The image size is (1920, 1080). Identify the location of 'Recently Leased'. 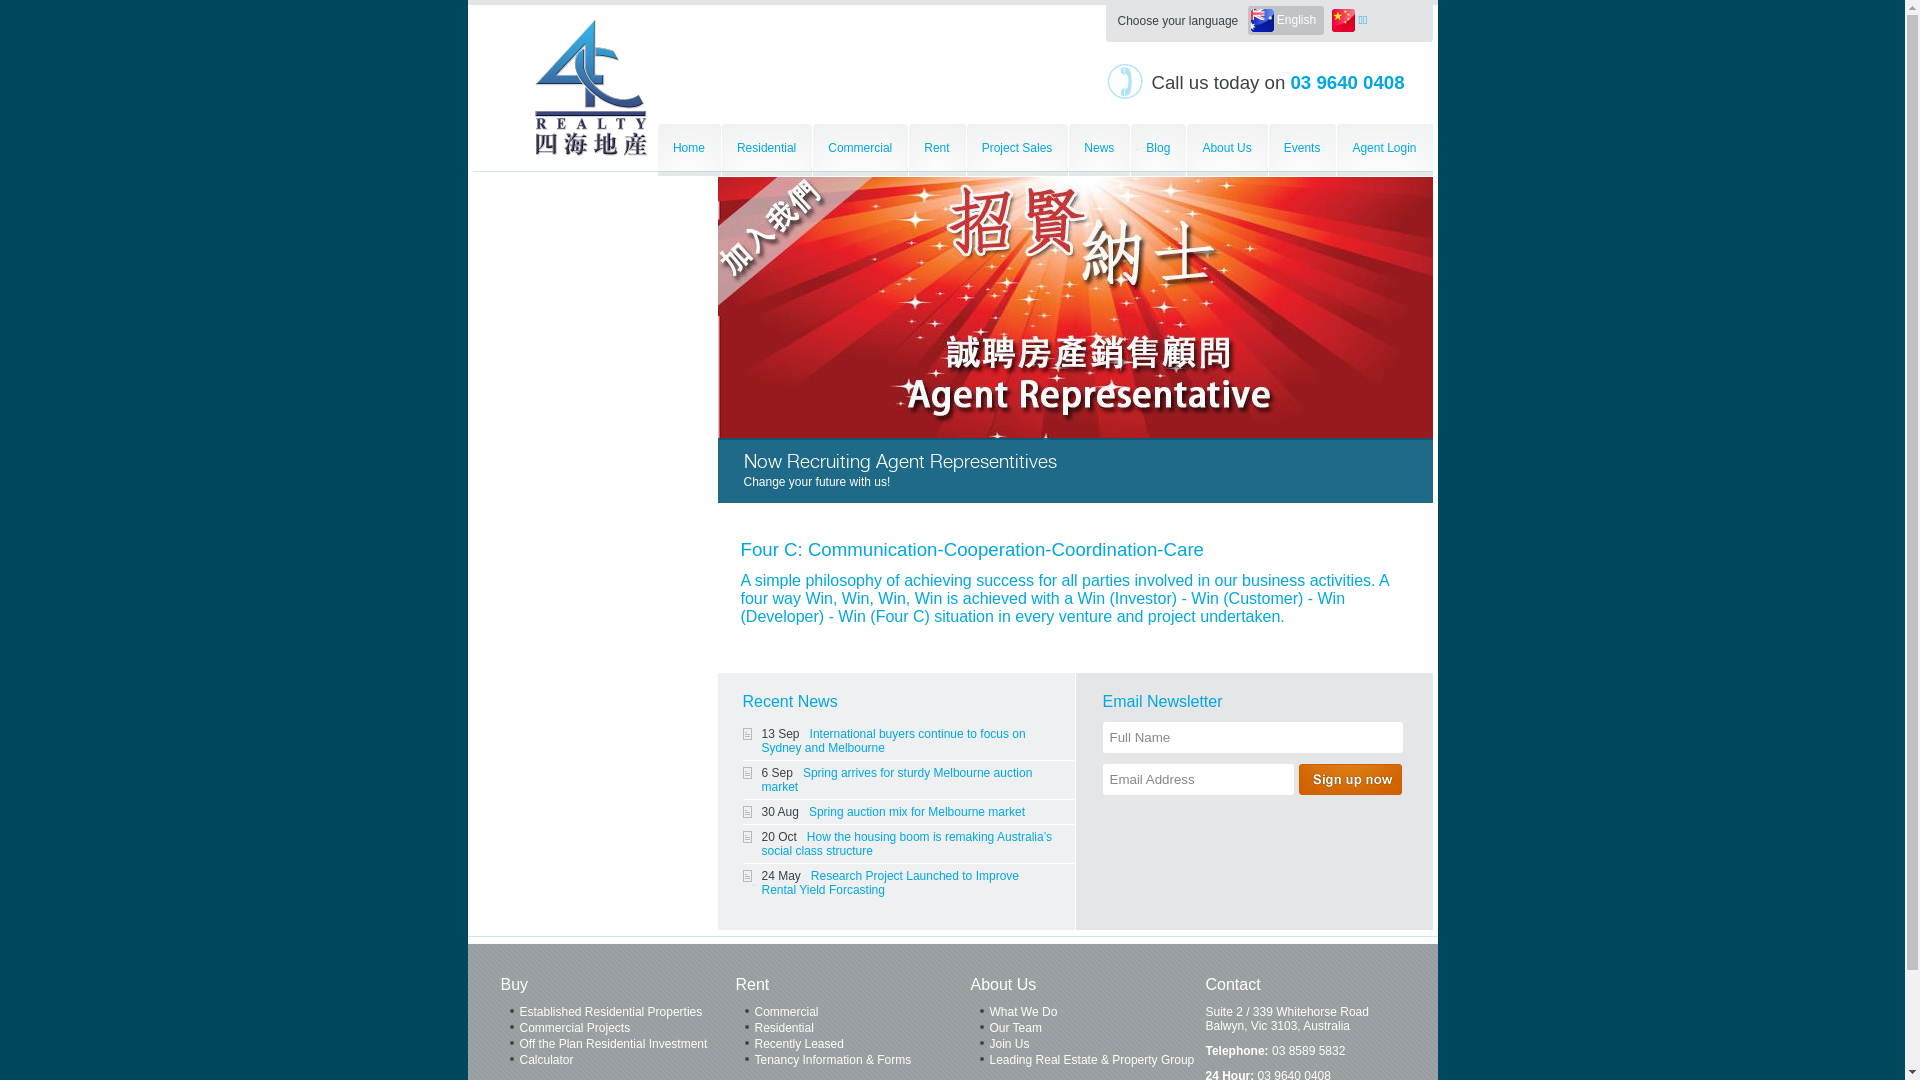
(853, 1044).